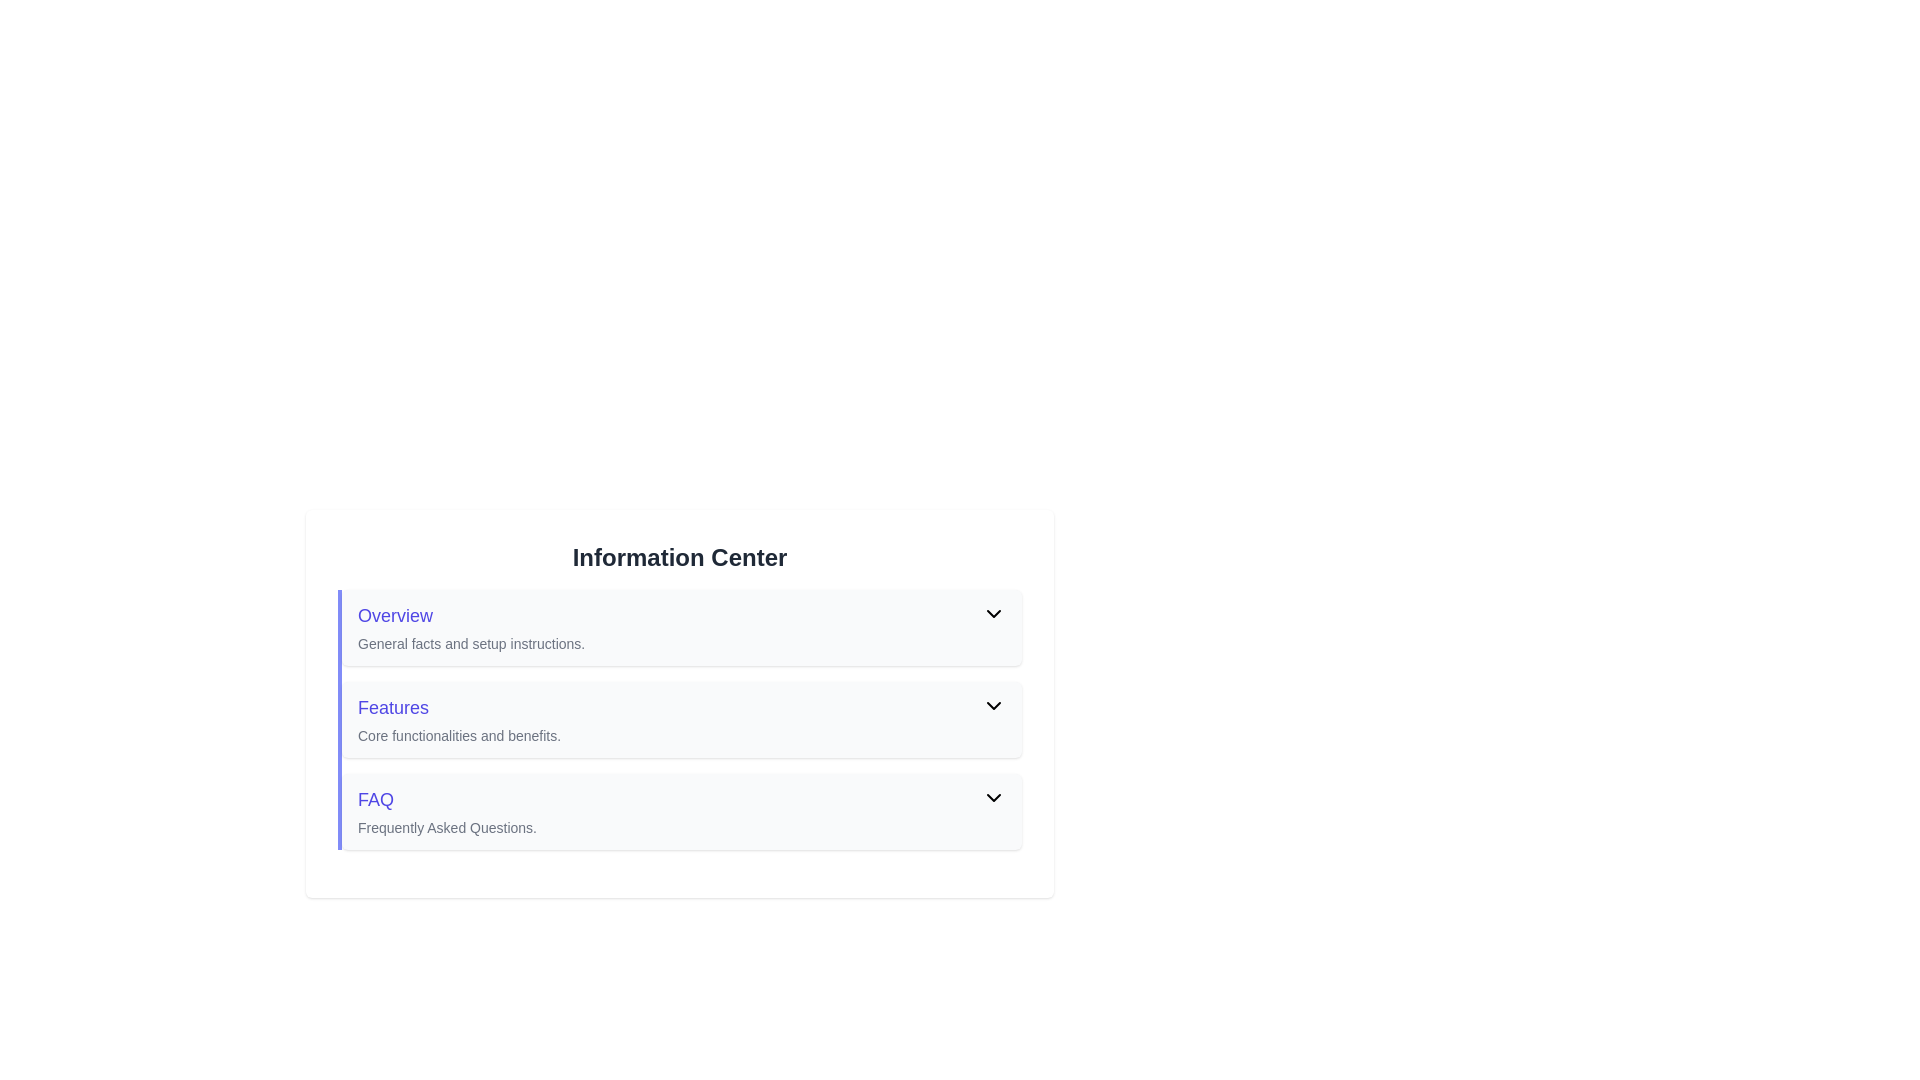 Image resolution: width=1920 pixels, height=1080 pixels. I want to click on the downward arrow icon located to the far right of the 'Overview' section header in the 'Information Center' panel, so click(993, 612).